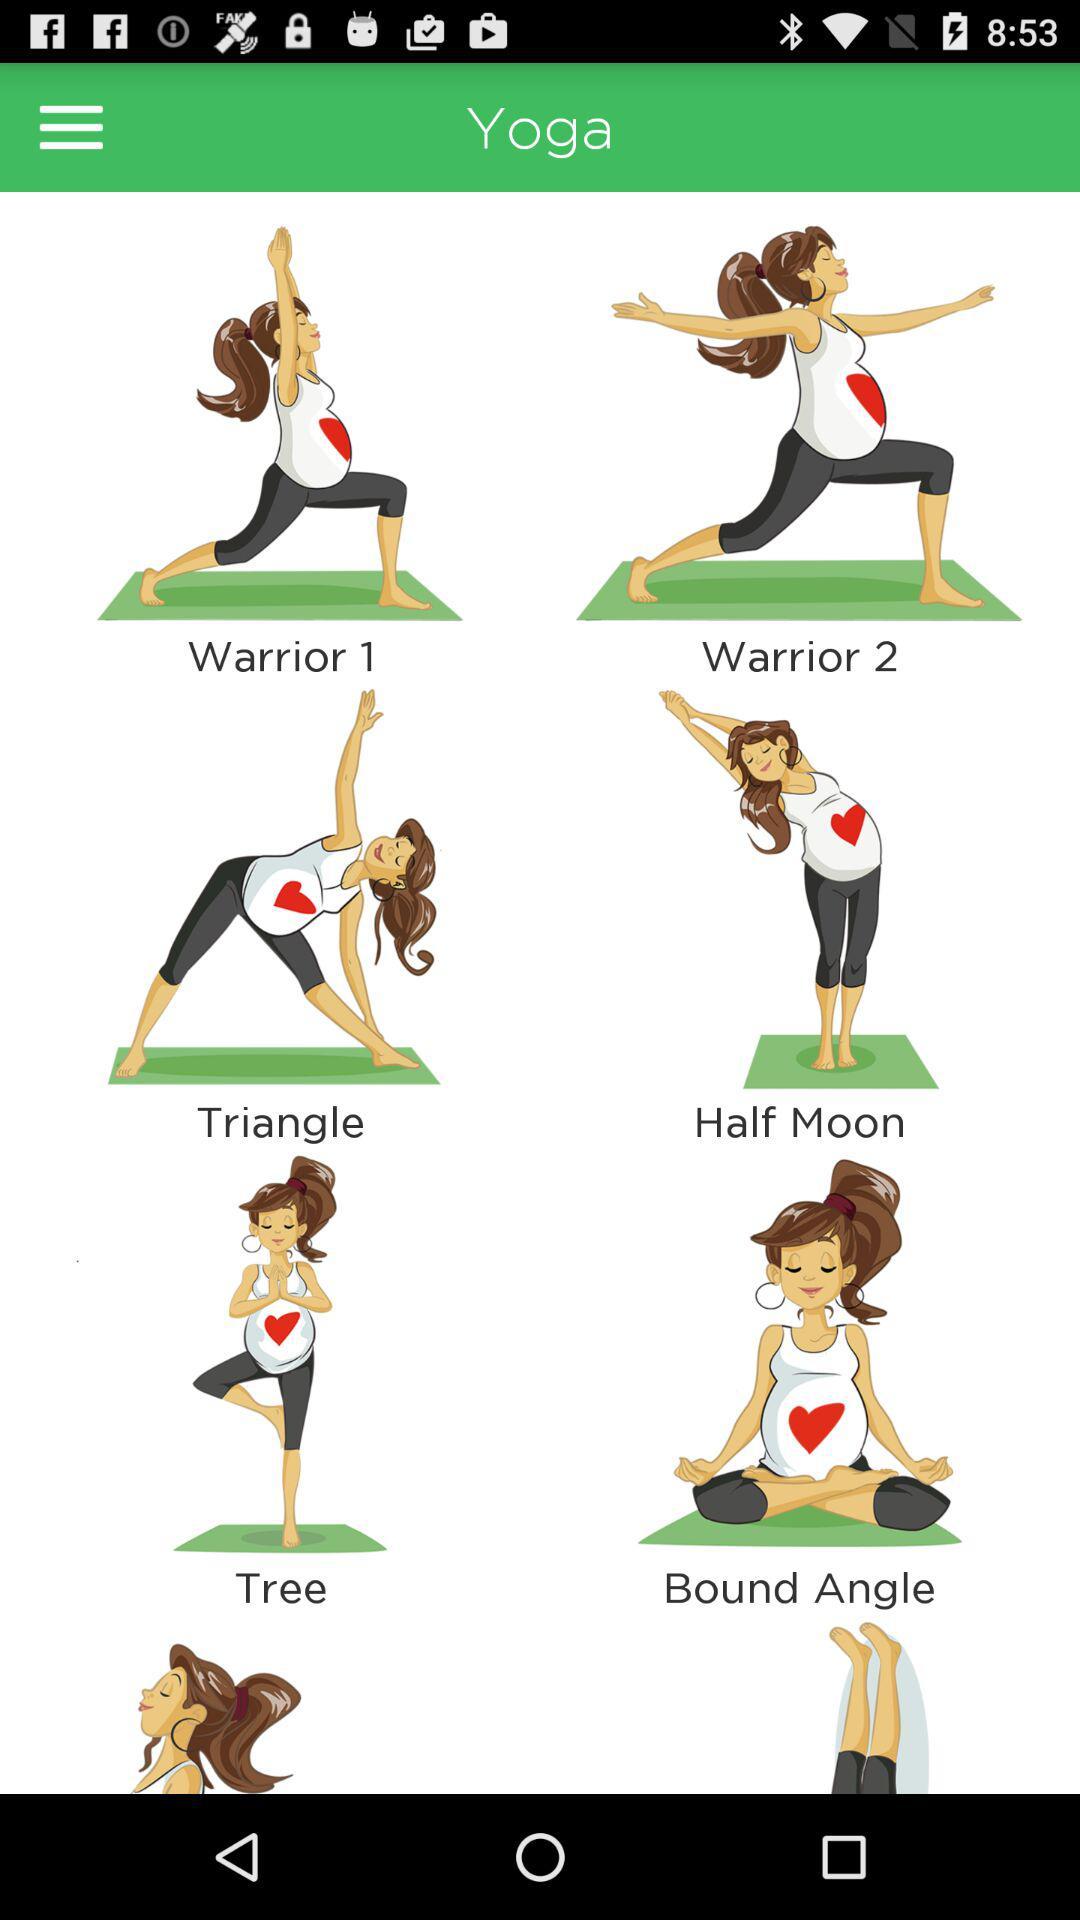  I want to click on app to the left of warrior 2, so click(280, 887).